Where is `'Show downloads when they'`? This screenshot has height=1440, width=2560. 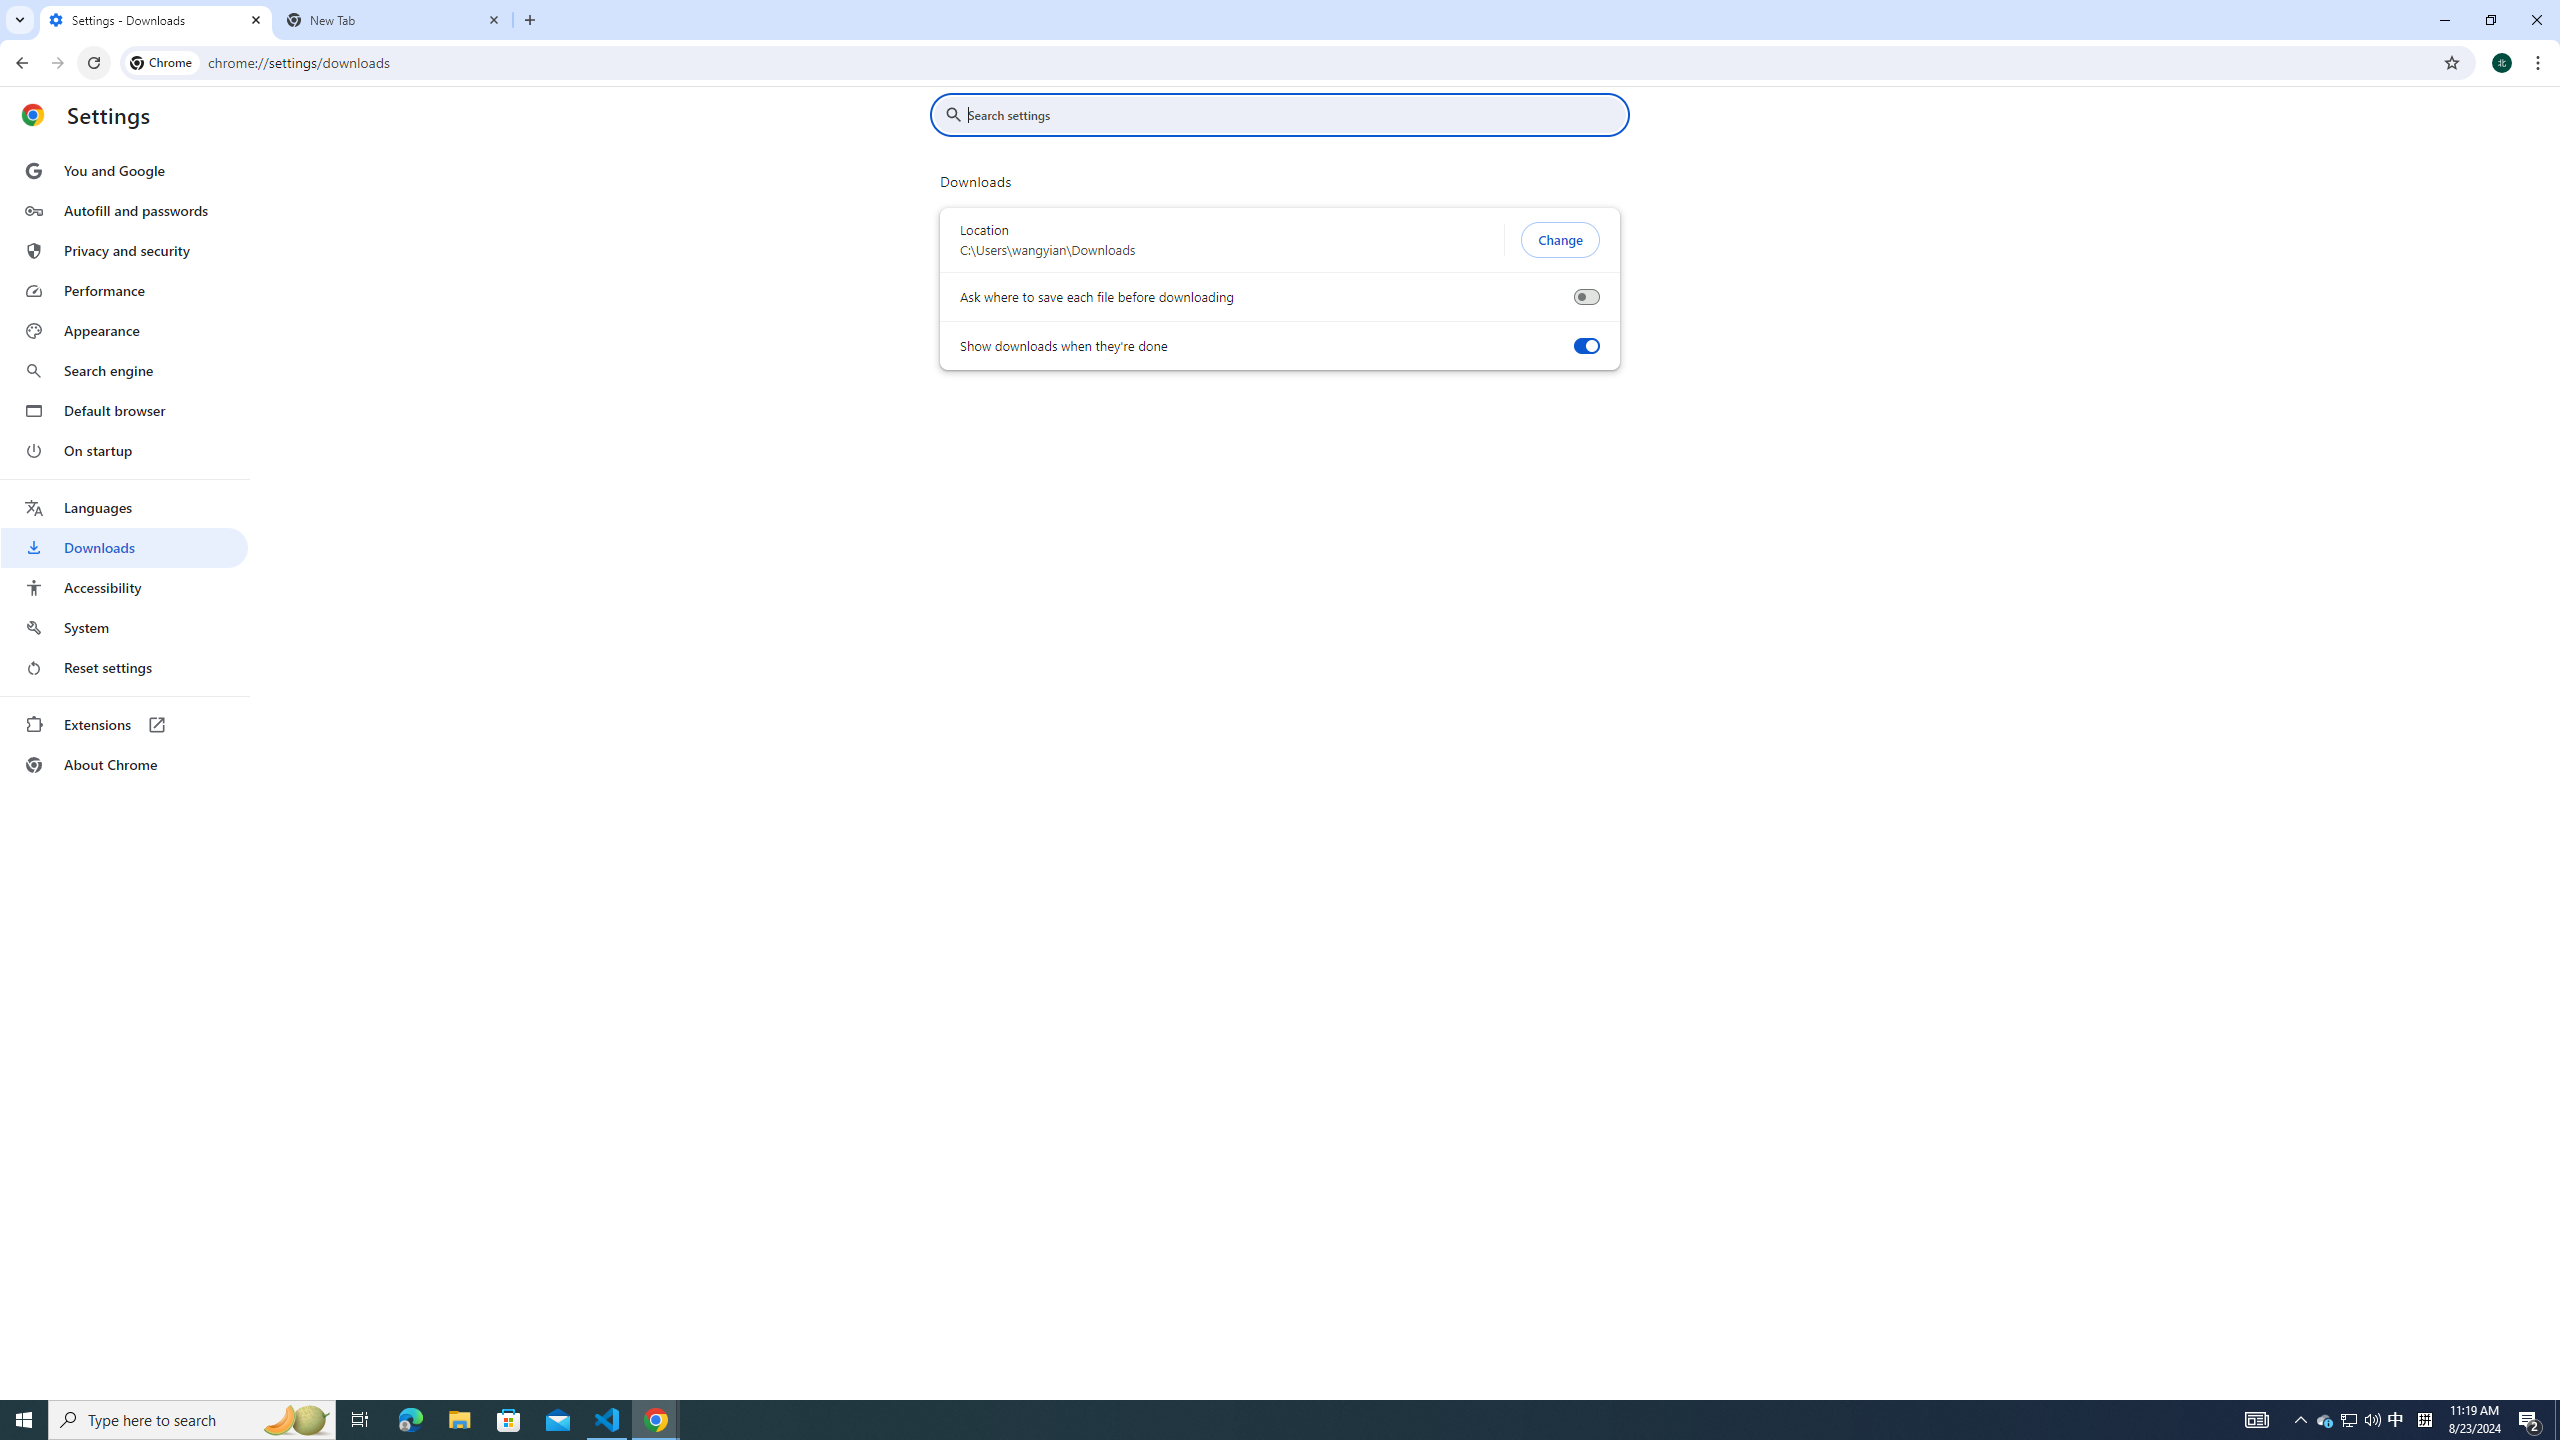
'Show downloads when they' is located at coordinates (1585, 346).